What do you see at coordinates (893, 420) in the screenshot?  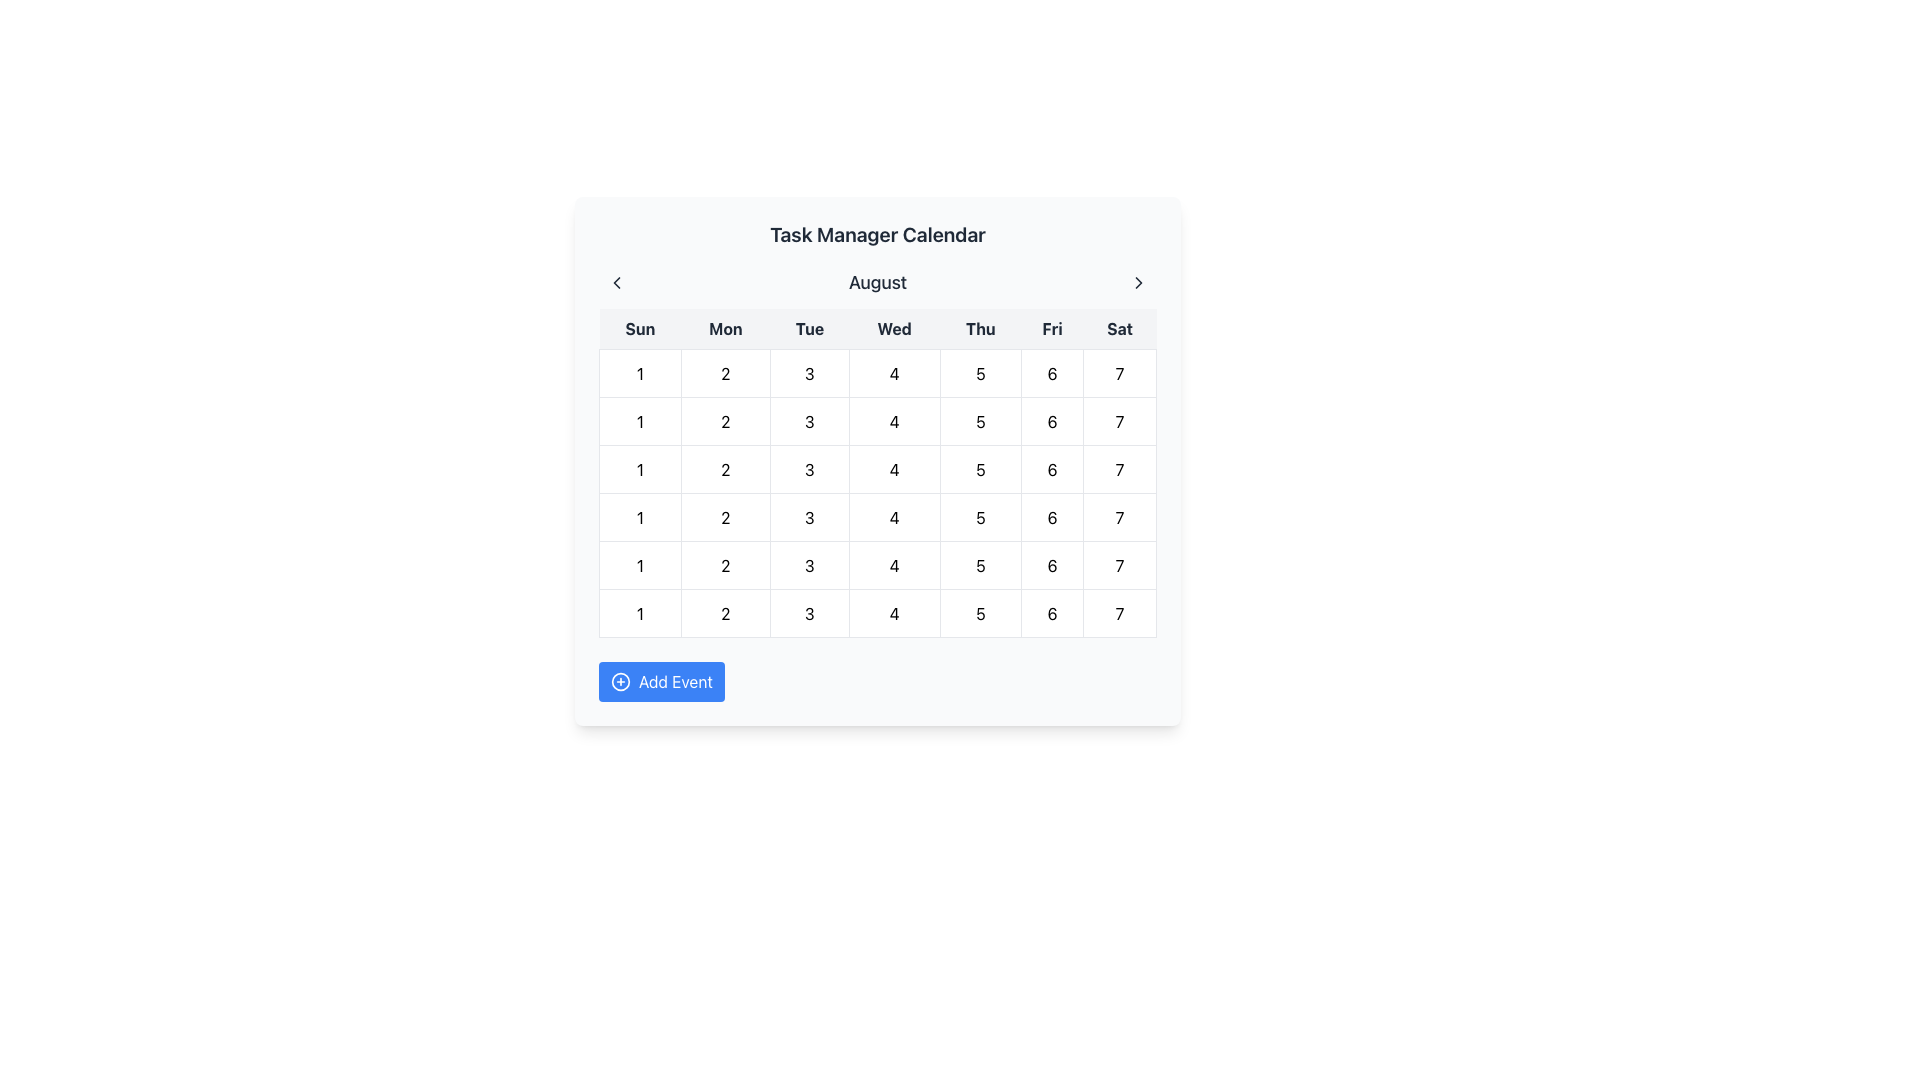 I see `the centered number '4' in the calendar grid under the 'Wed' header for August, located in the second row of the fourth column` at bounding box center [893, 420].